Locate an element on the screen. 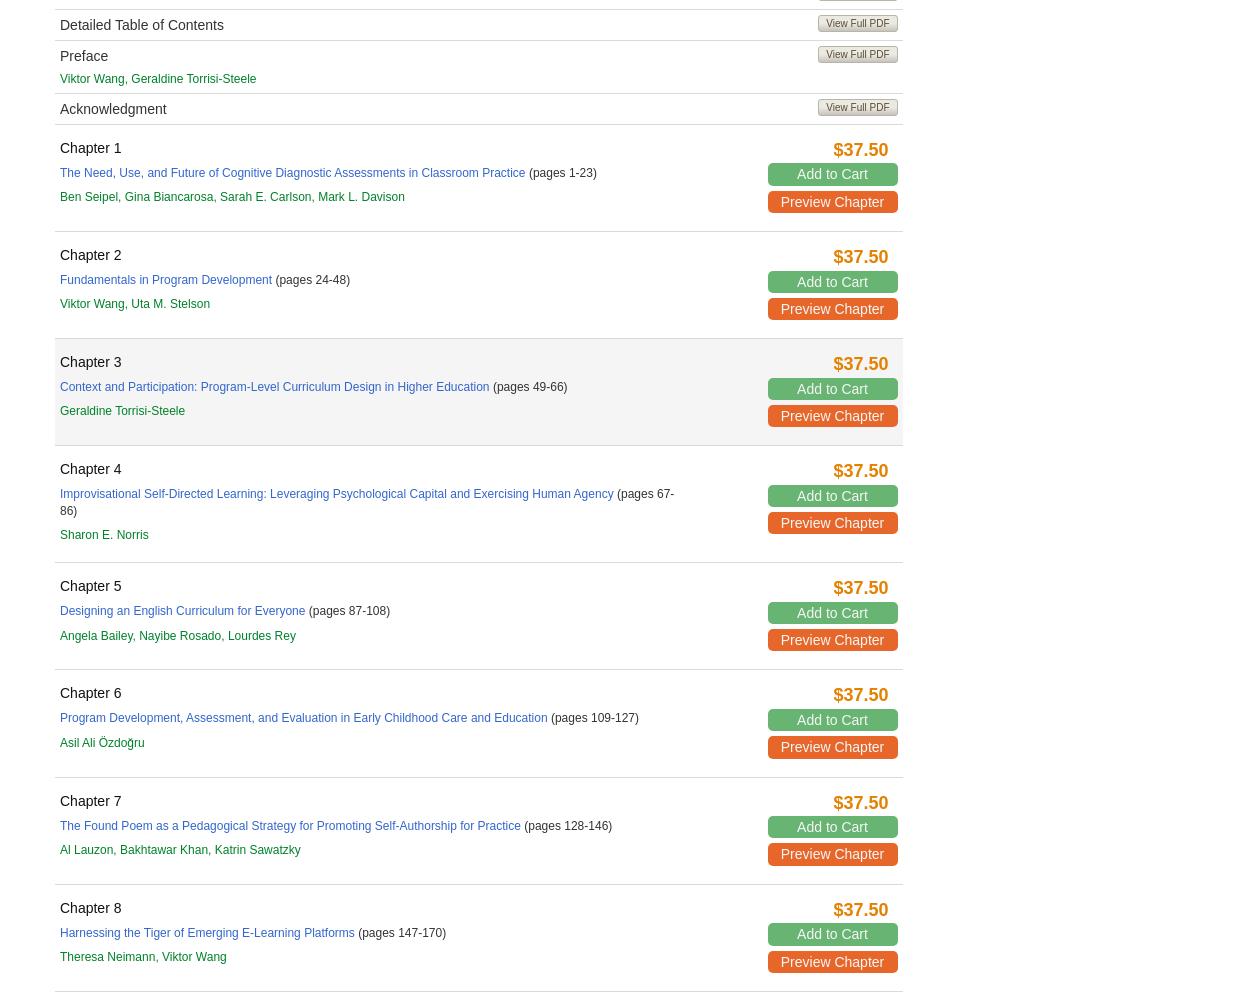 This screenshot has width=1250, height=1001. '(pages 147-170)' is located at coordinates (400, 931).